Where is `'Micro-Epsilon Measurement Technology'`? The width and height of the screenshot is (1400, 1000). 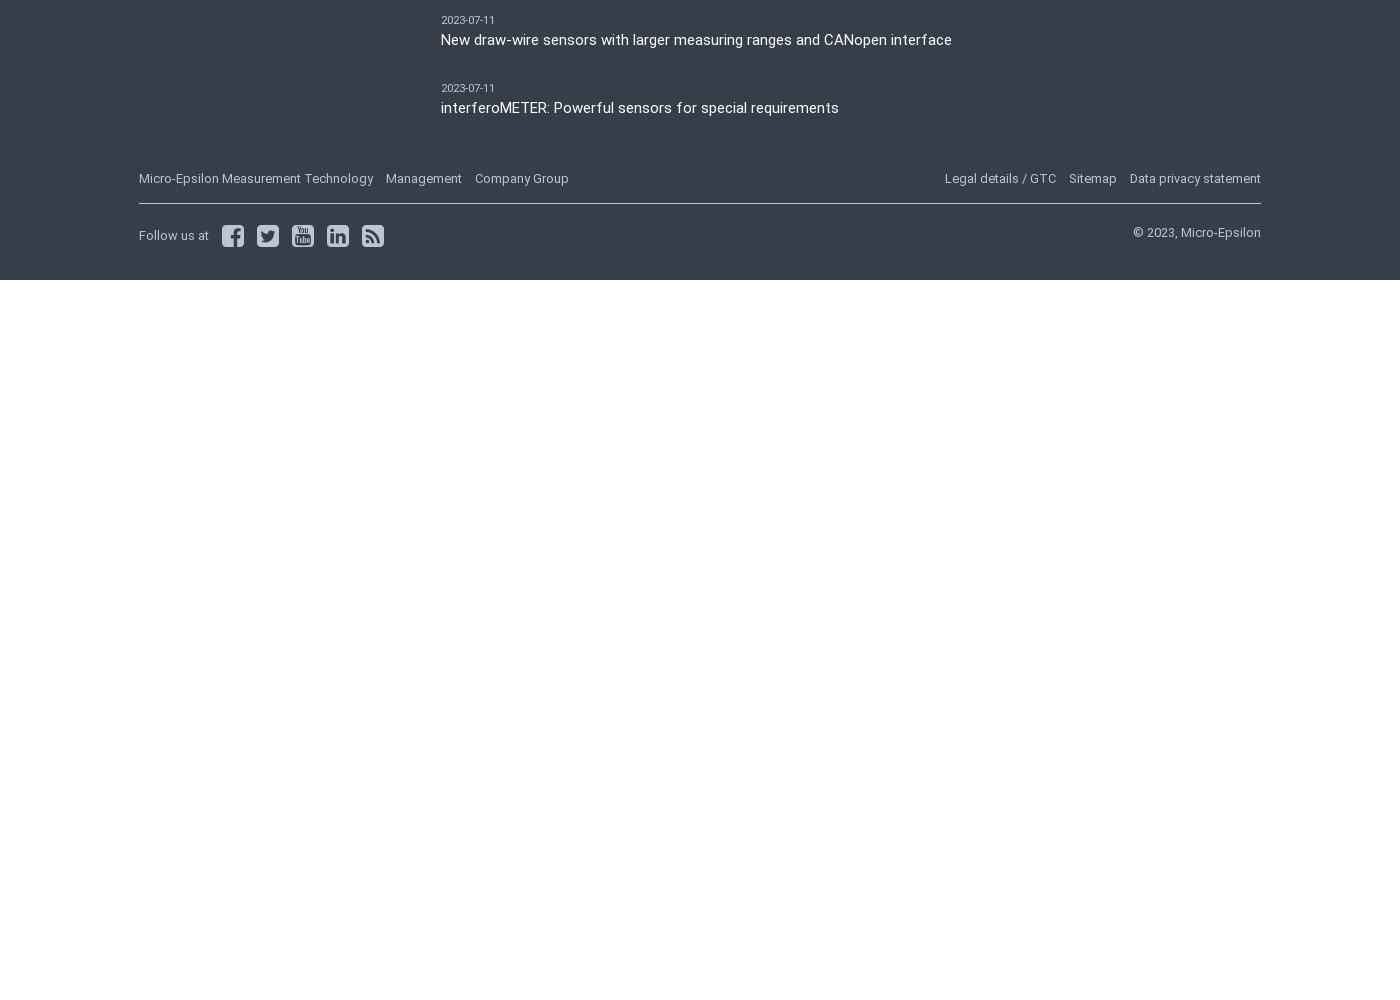
'Micro-Epsilon Measurement Technology' is located at coordinates (256, 177).